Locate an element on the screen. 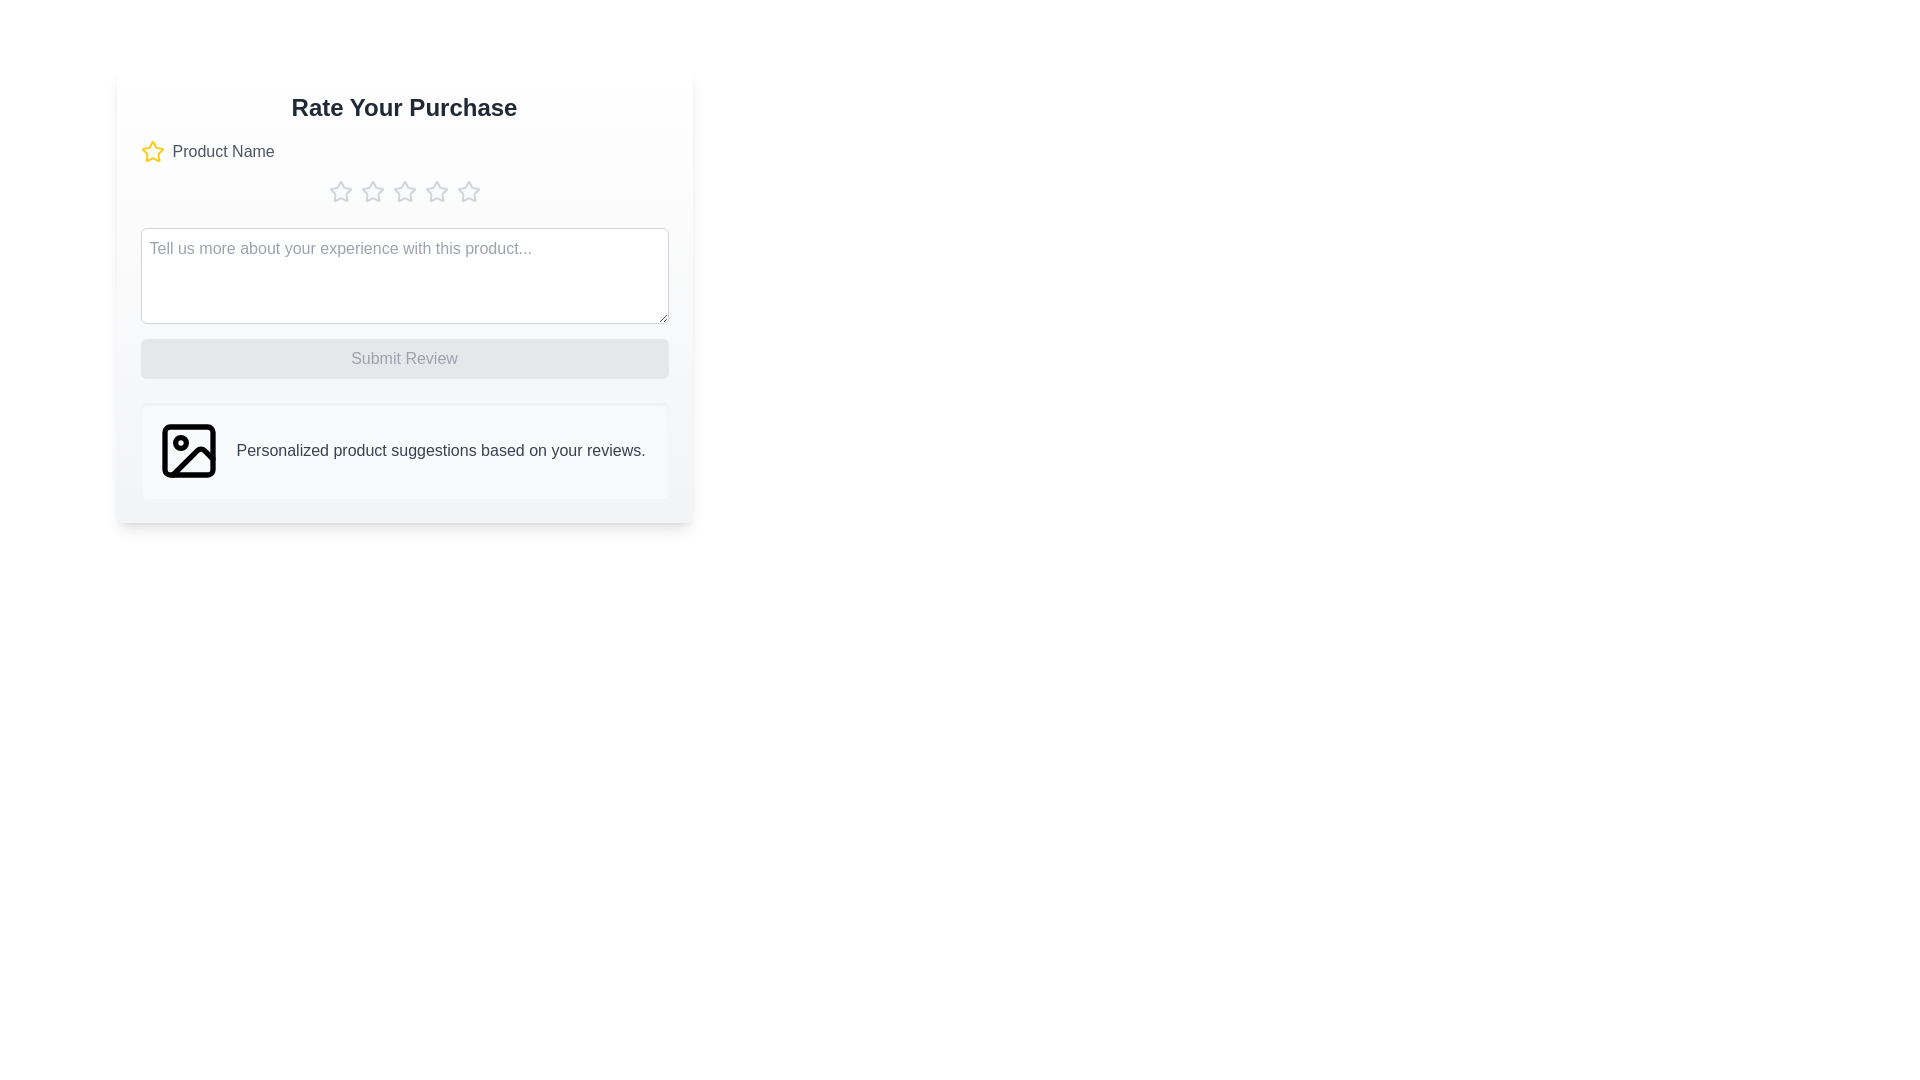 Image resolution: width=1920 pixels, height=1080 pixels. the 'Submit Review' button is located at coordinates (403, 357).